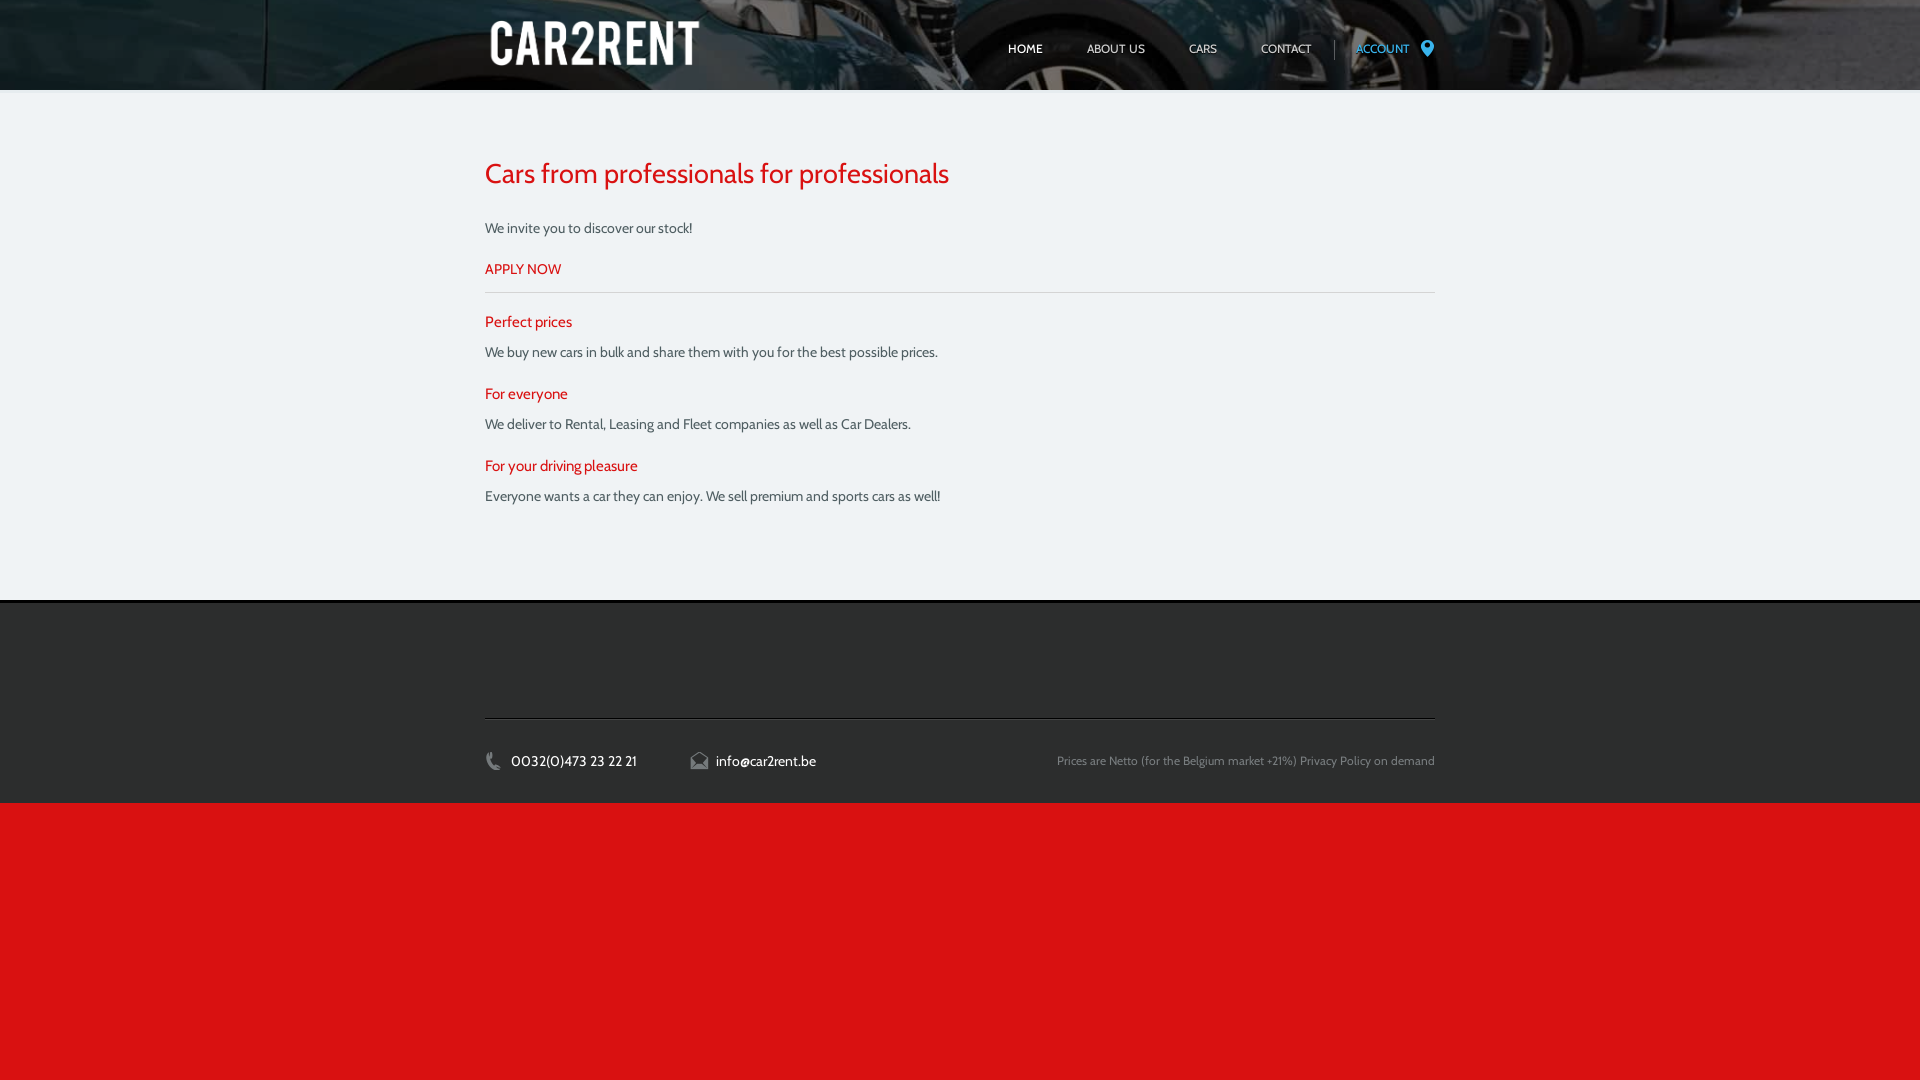 The width and height of the screenshot is (1920, 1080). Describe the element at coordinates (523, 268) in the screenshot. I see `'APPLY NOW'` at that location.